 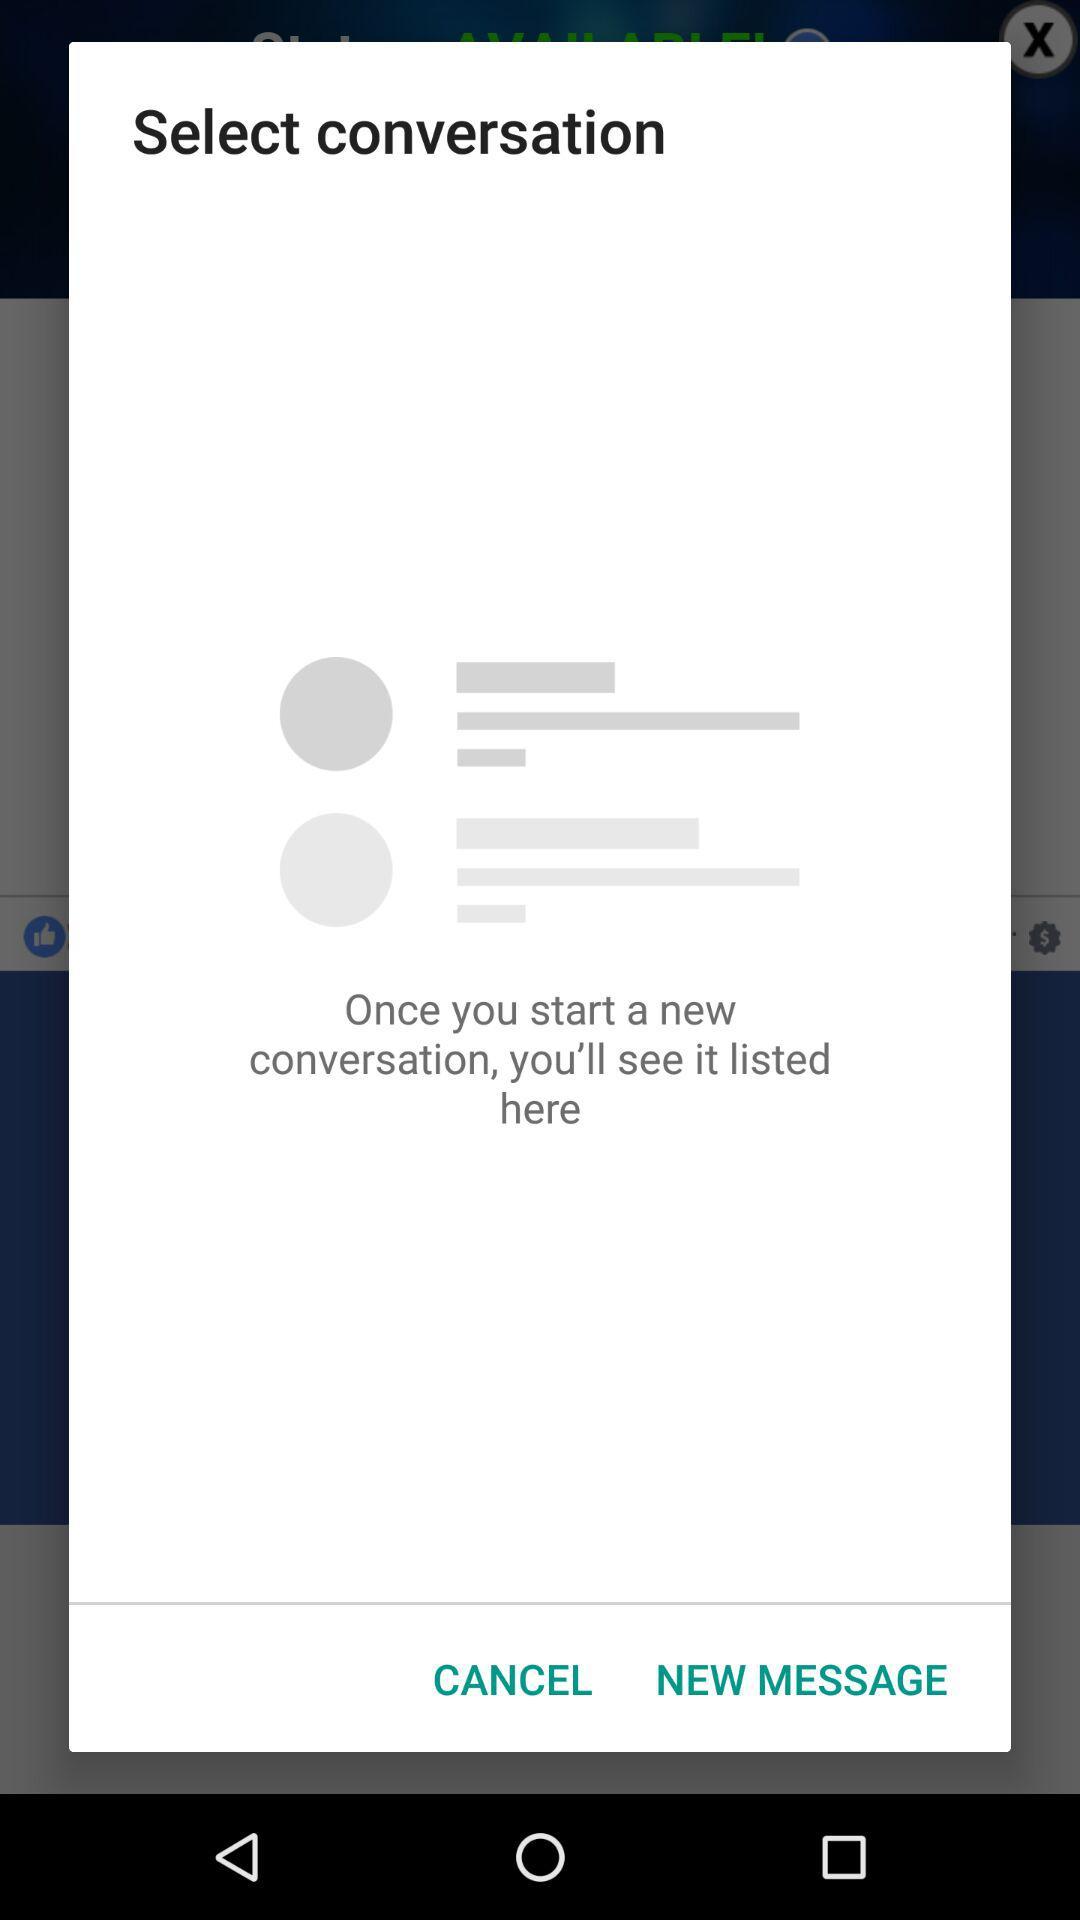 I want to click on item to the right of cancel item, so click(x=800, y=1678).